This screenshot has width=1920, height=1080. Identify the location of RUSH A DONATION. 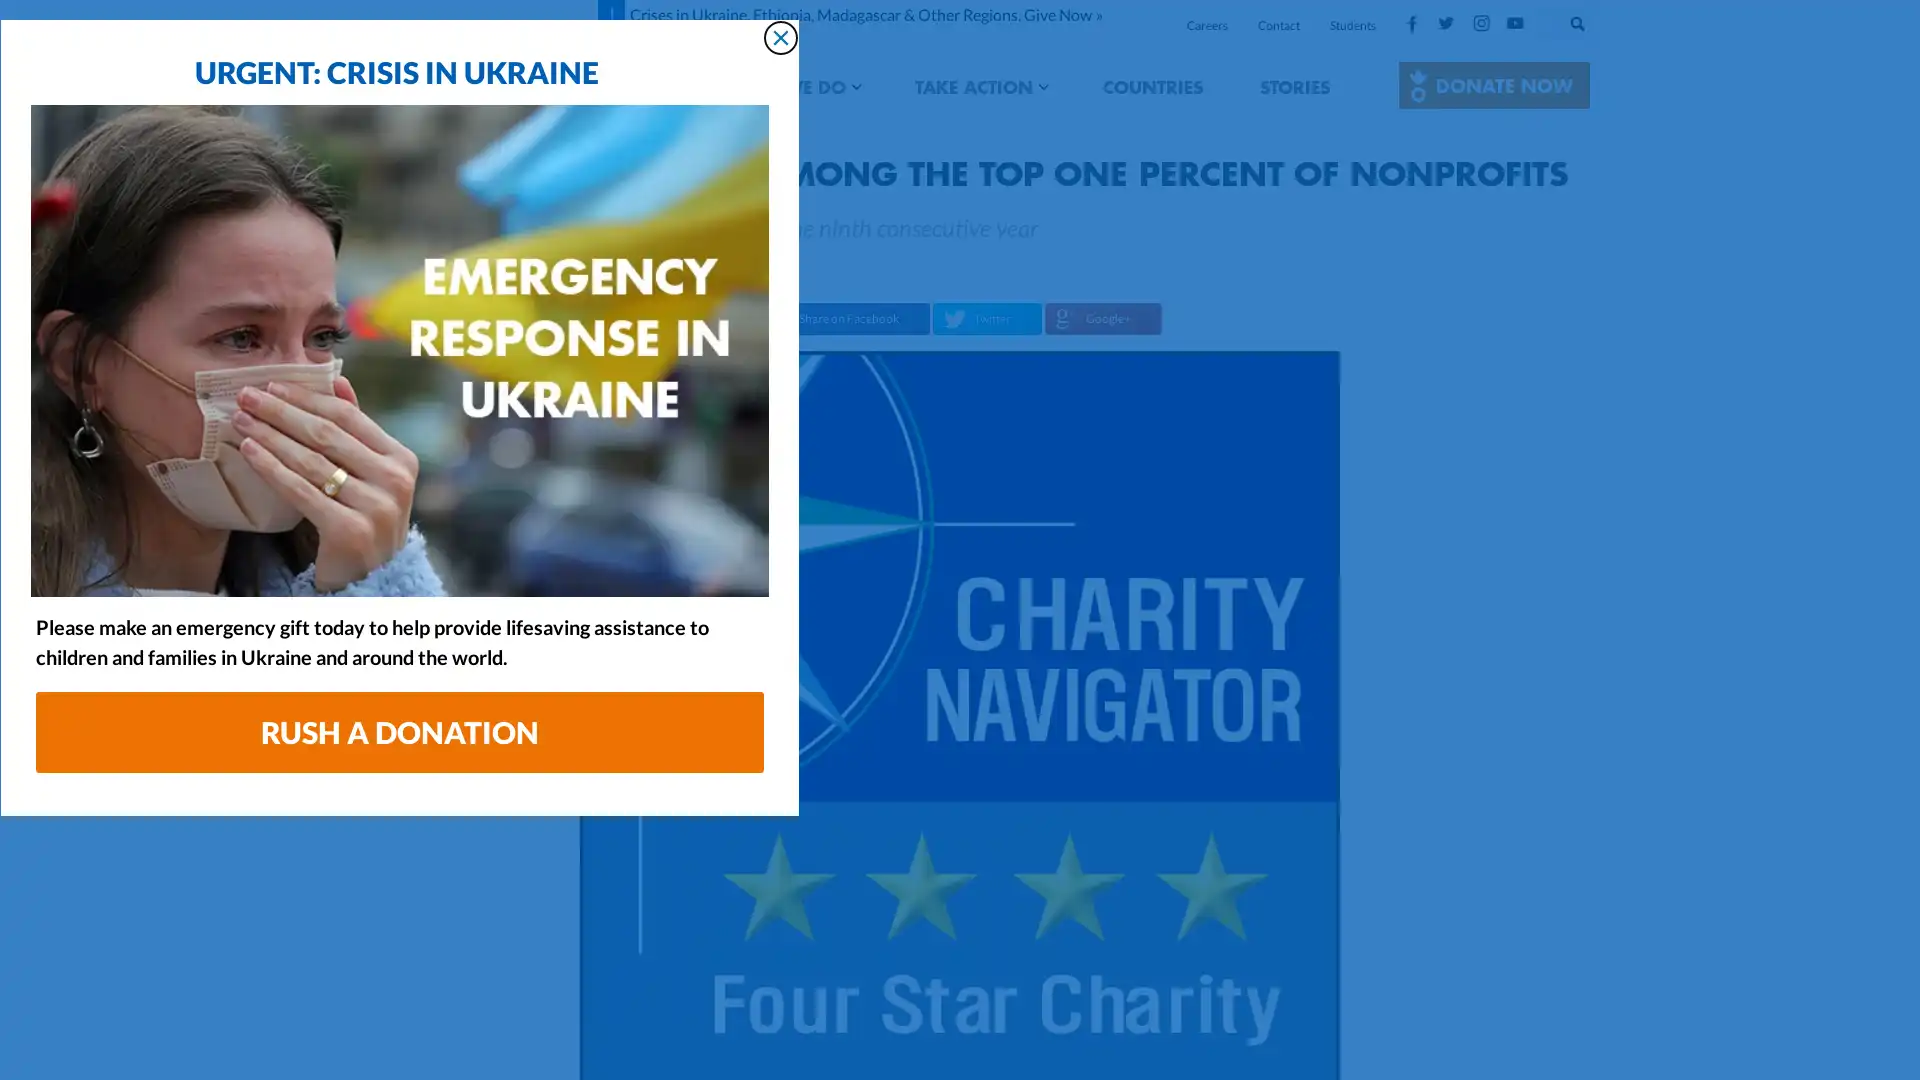
(960, 854).